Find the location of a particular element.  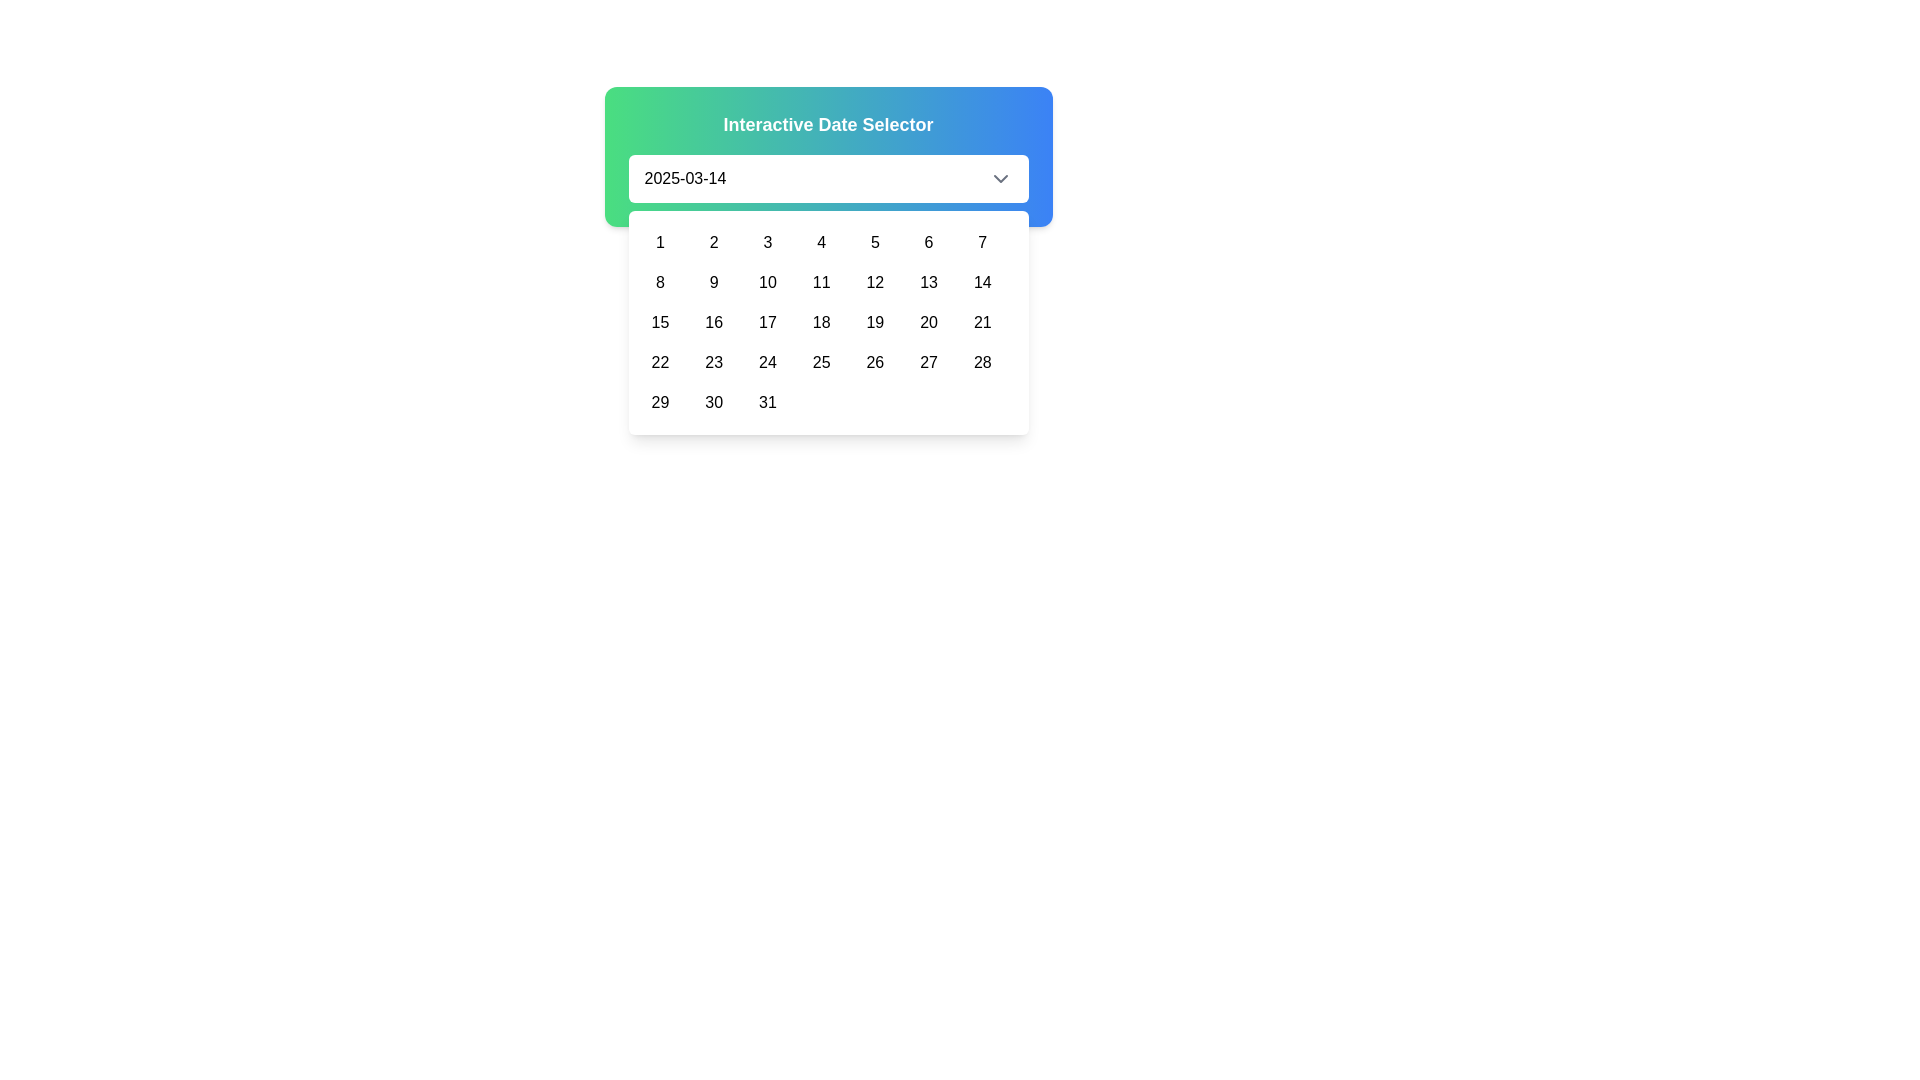

the small, square button containing the number '18' in black, which is part of a calendar grid is located at coordinates (821, 322).